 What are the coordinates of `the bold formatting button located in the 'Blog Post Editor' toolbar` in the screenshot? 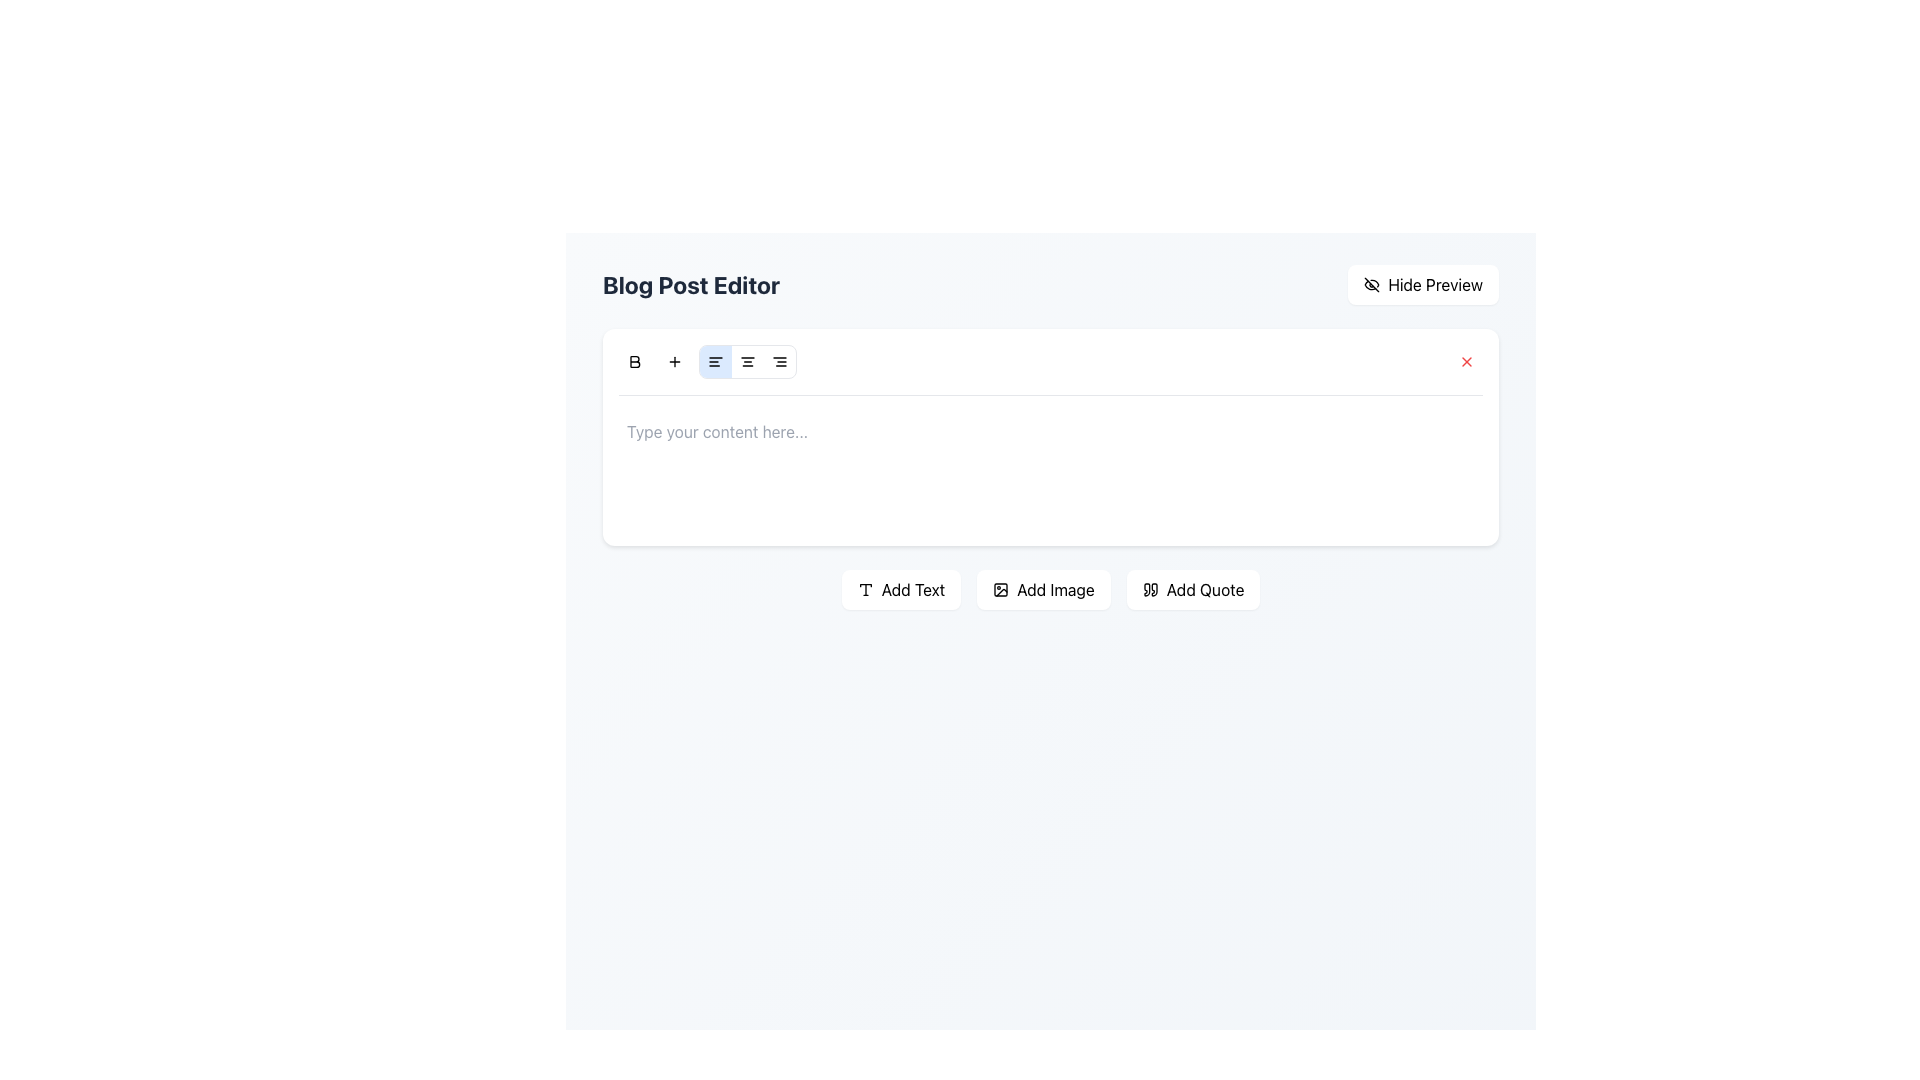 It's located at (633, 362).